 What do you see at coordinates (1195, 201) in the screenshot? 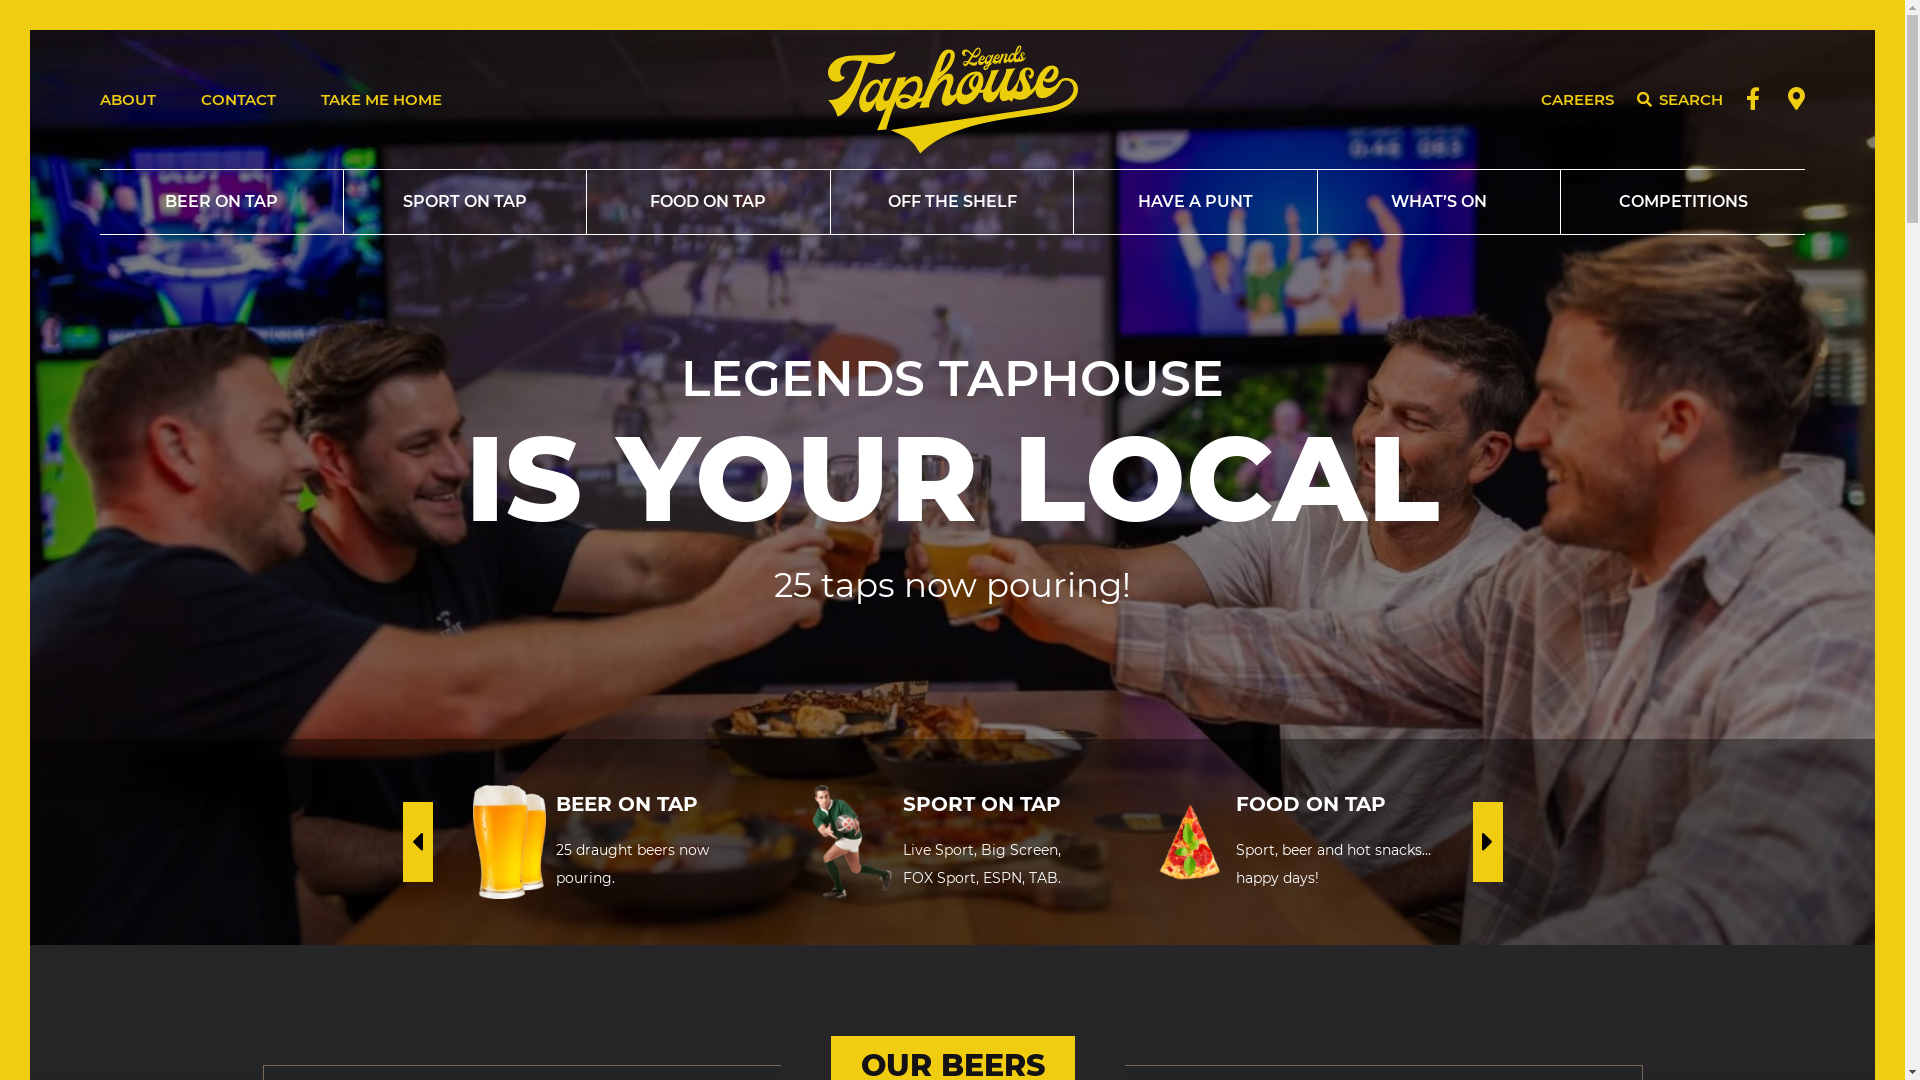
I see `'HAVE A PUNT'` at bounding box center [1195, 201].